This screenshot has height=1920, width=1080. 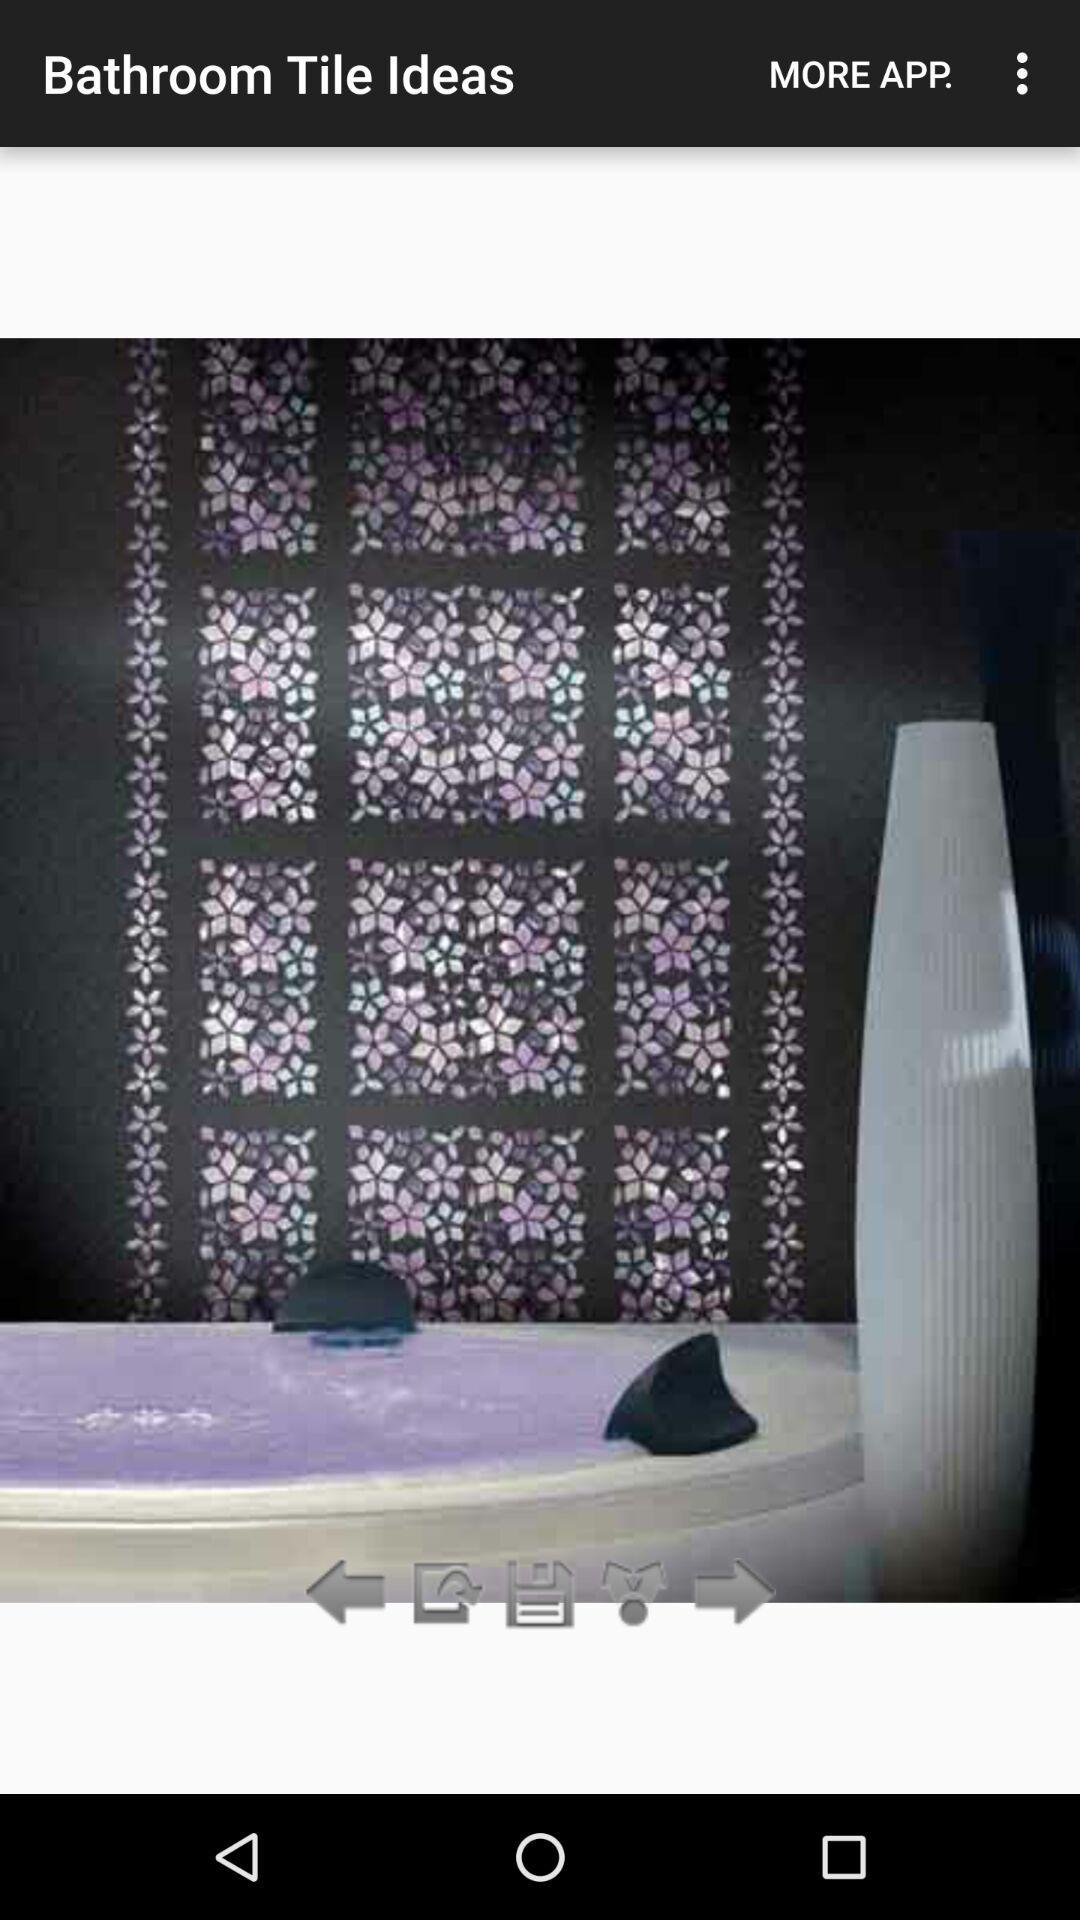 I want to click on the arrow_backward icon, so click(x=350, y=1593).